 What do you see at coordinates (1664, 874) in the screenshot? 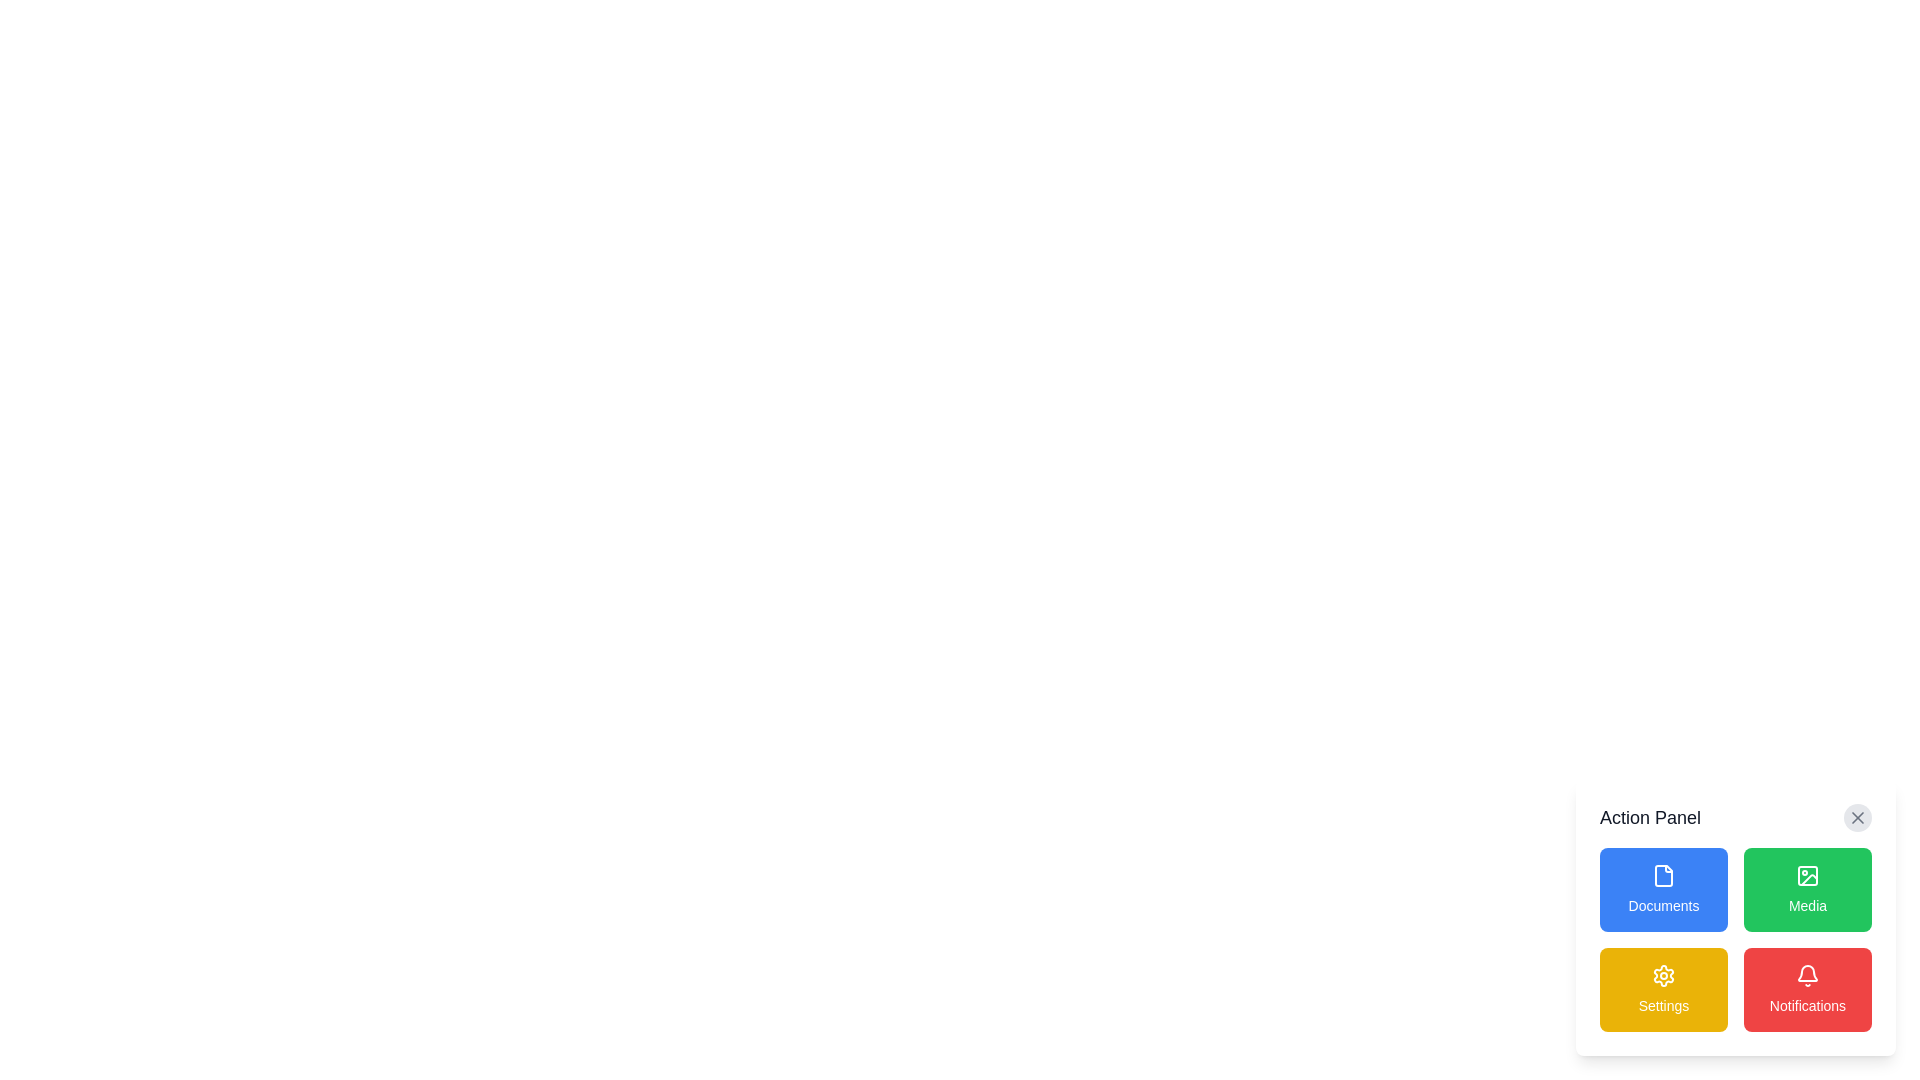
I see `the small file or document icon located within the blue 'Documents' button in the top-left of the action panel` at bounding box center [1664, 874].